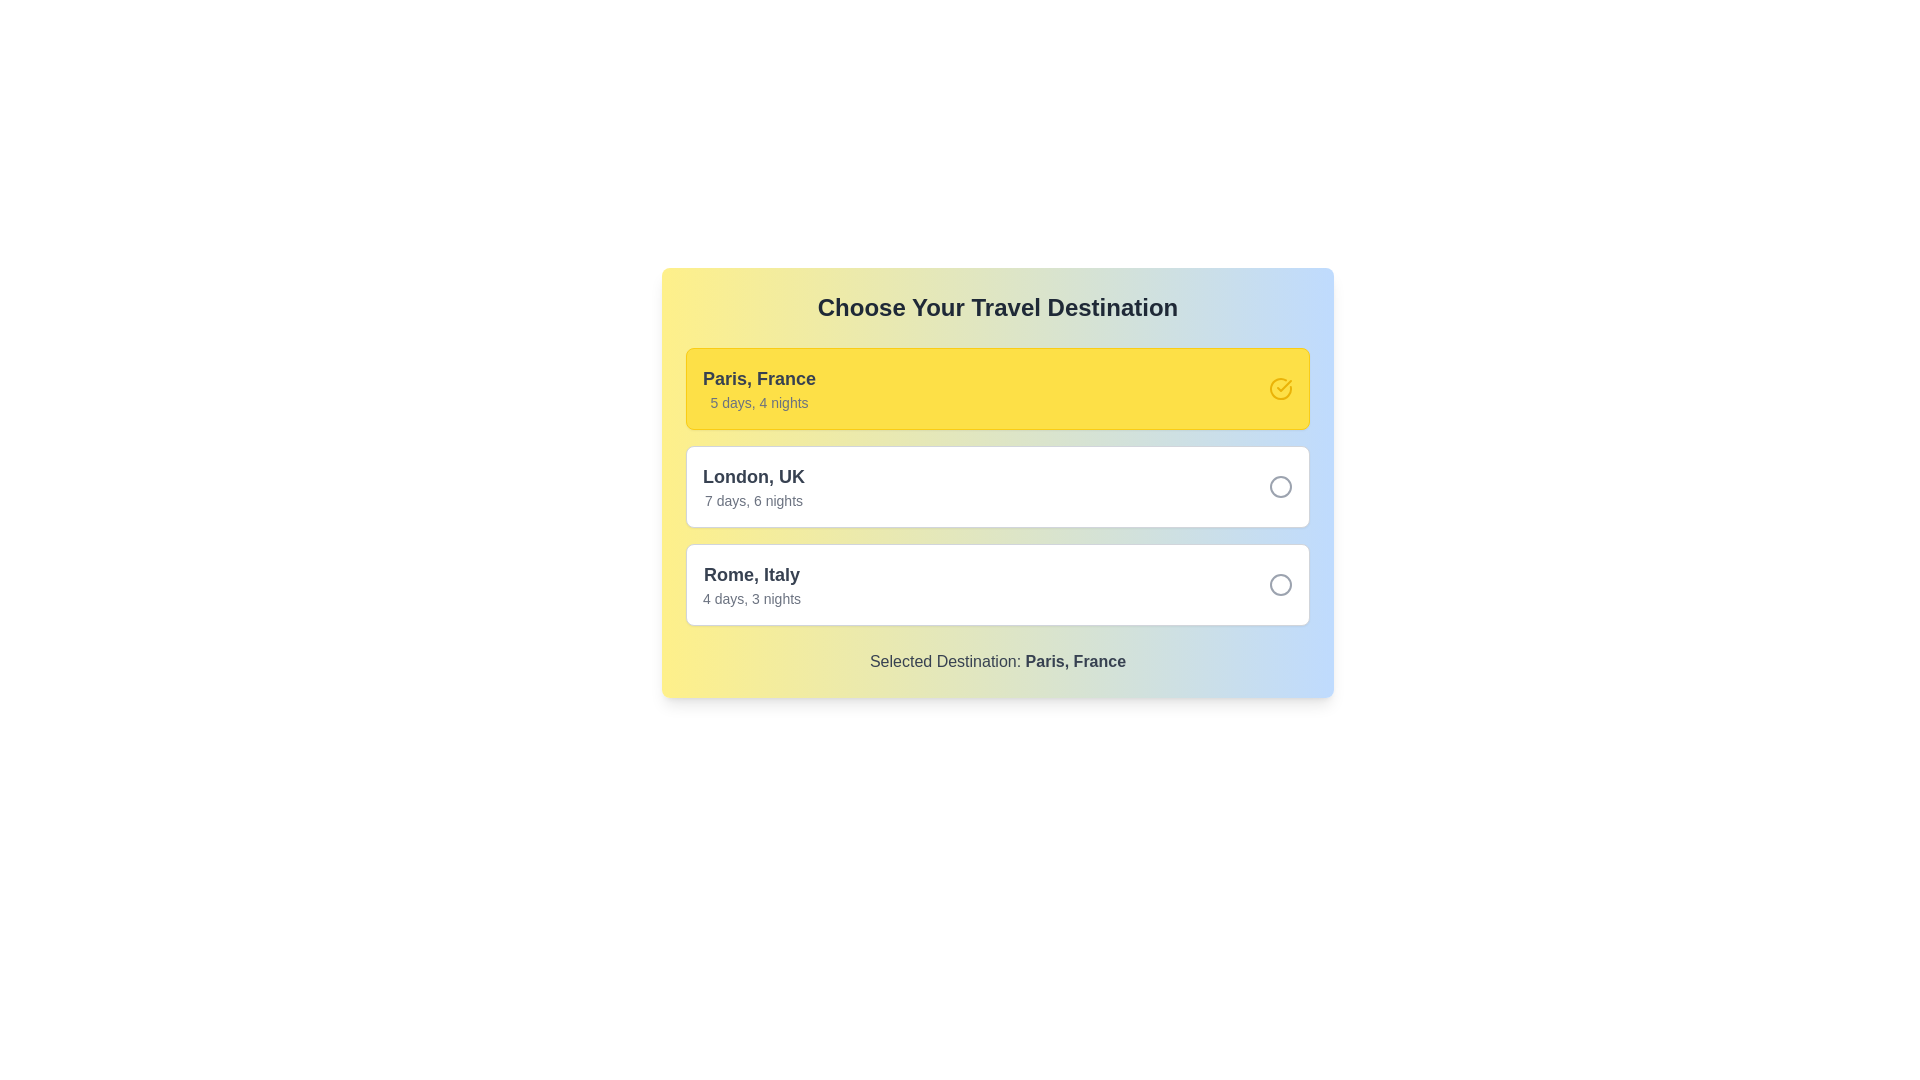  I want to click on details 'Rome, Italy' and '4 days, 3 nights' from the third item in the vertically stacked list of travel destination options, so click(751, 585).